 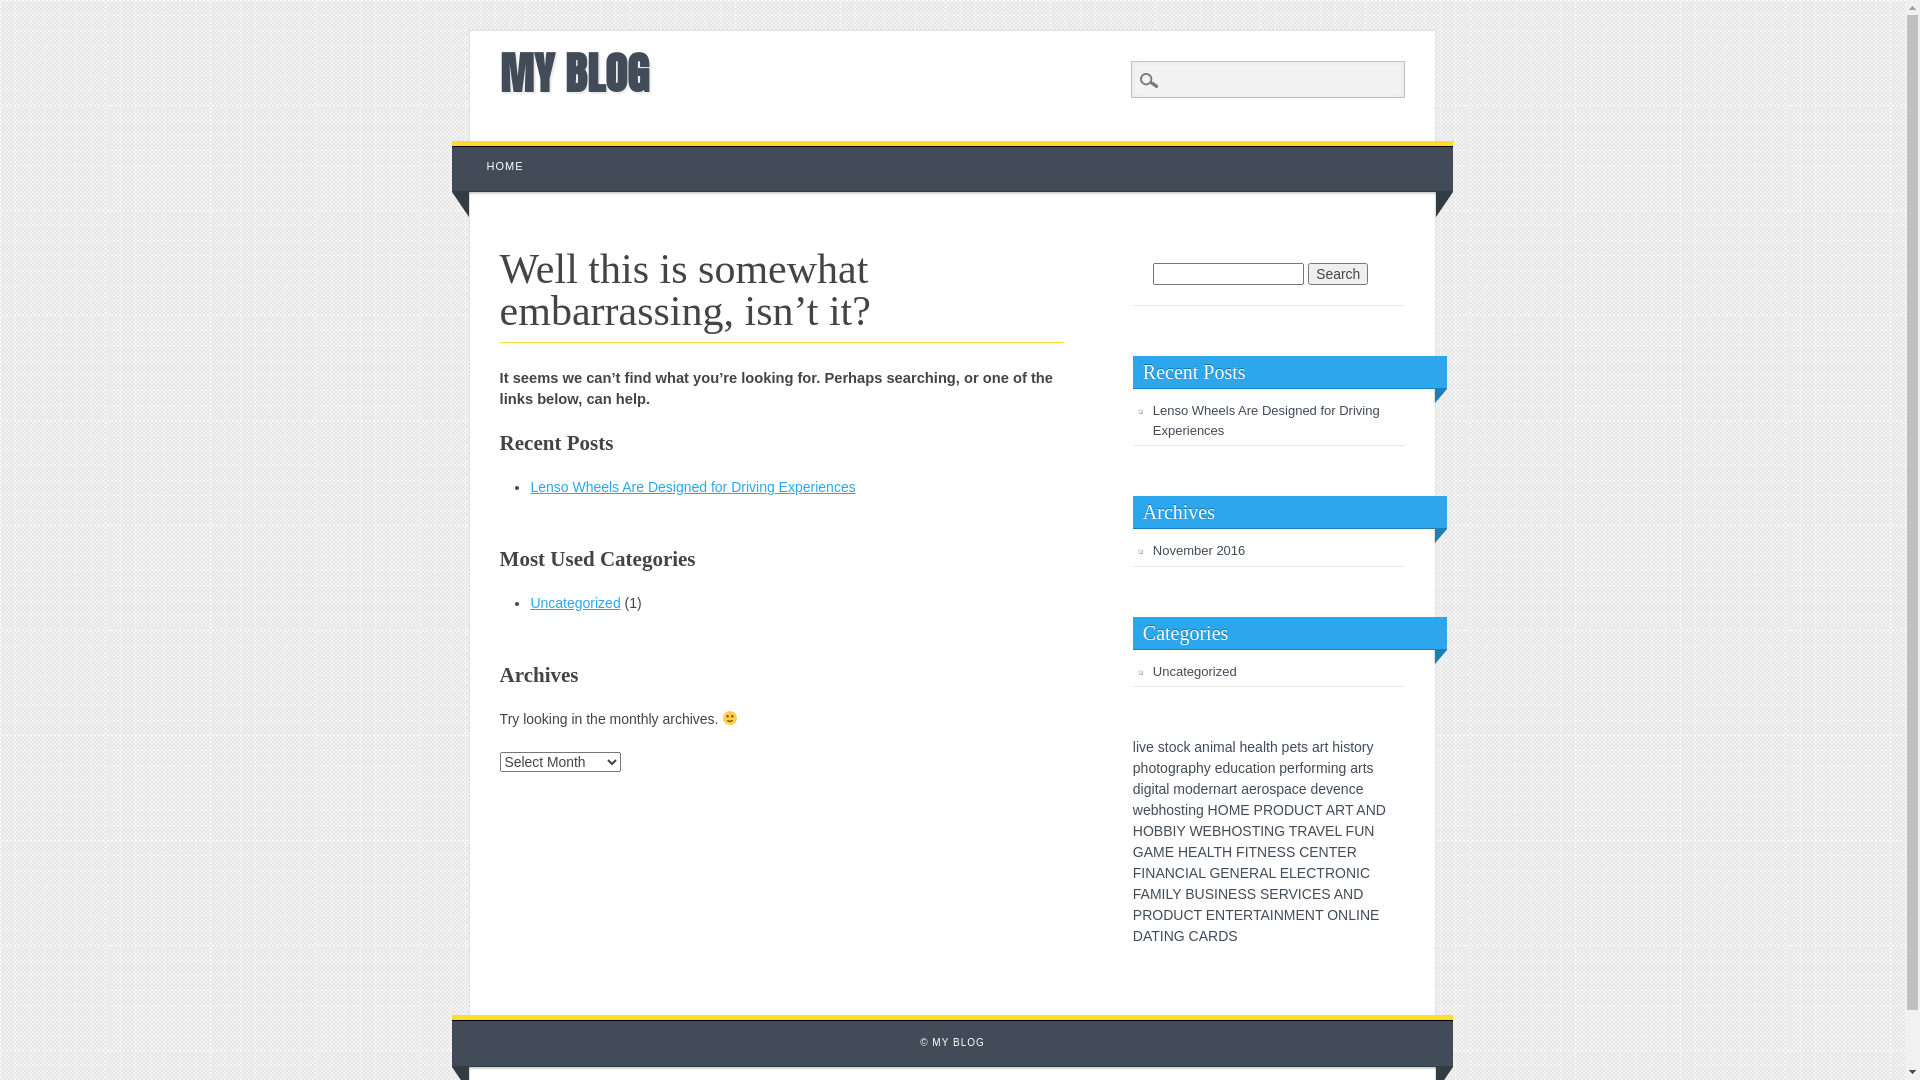 I want to click on 'D', so click(x=1380, y=810).